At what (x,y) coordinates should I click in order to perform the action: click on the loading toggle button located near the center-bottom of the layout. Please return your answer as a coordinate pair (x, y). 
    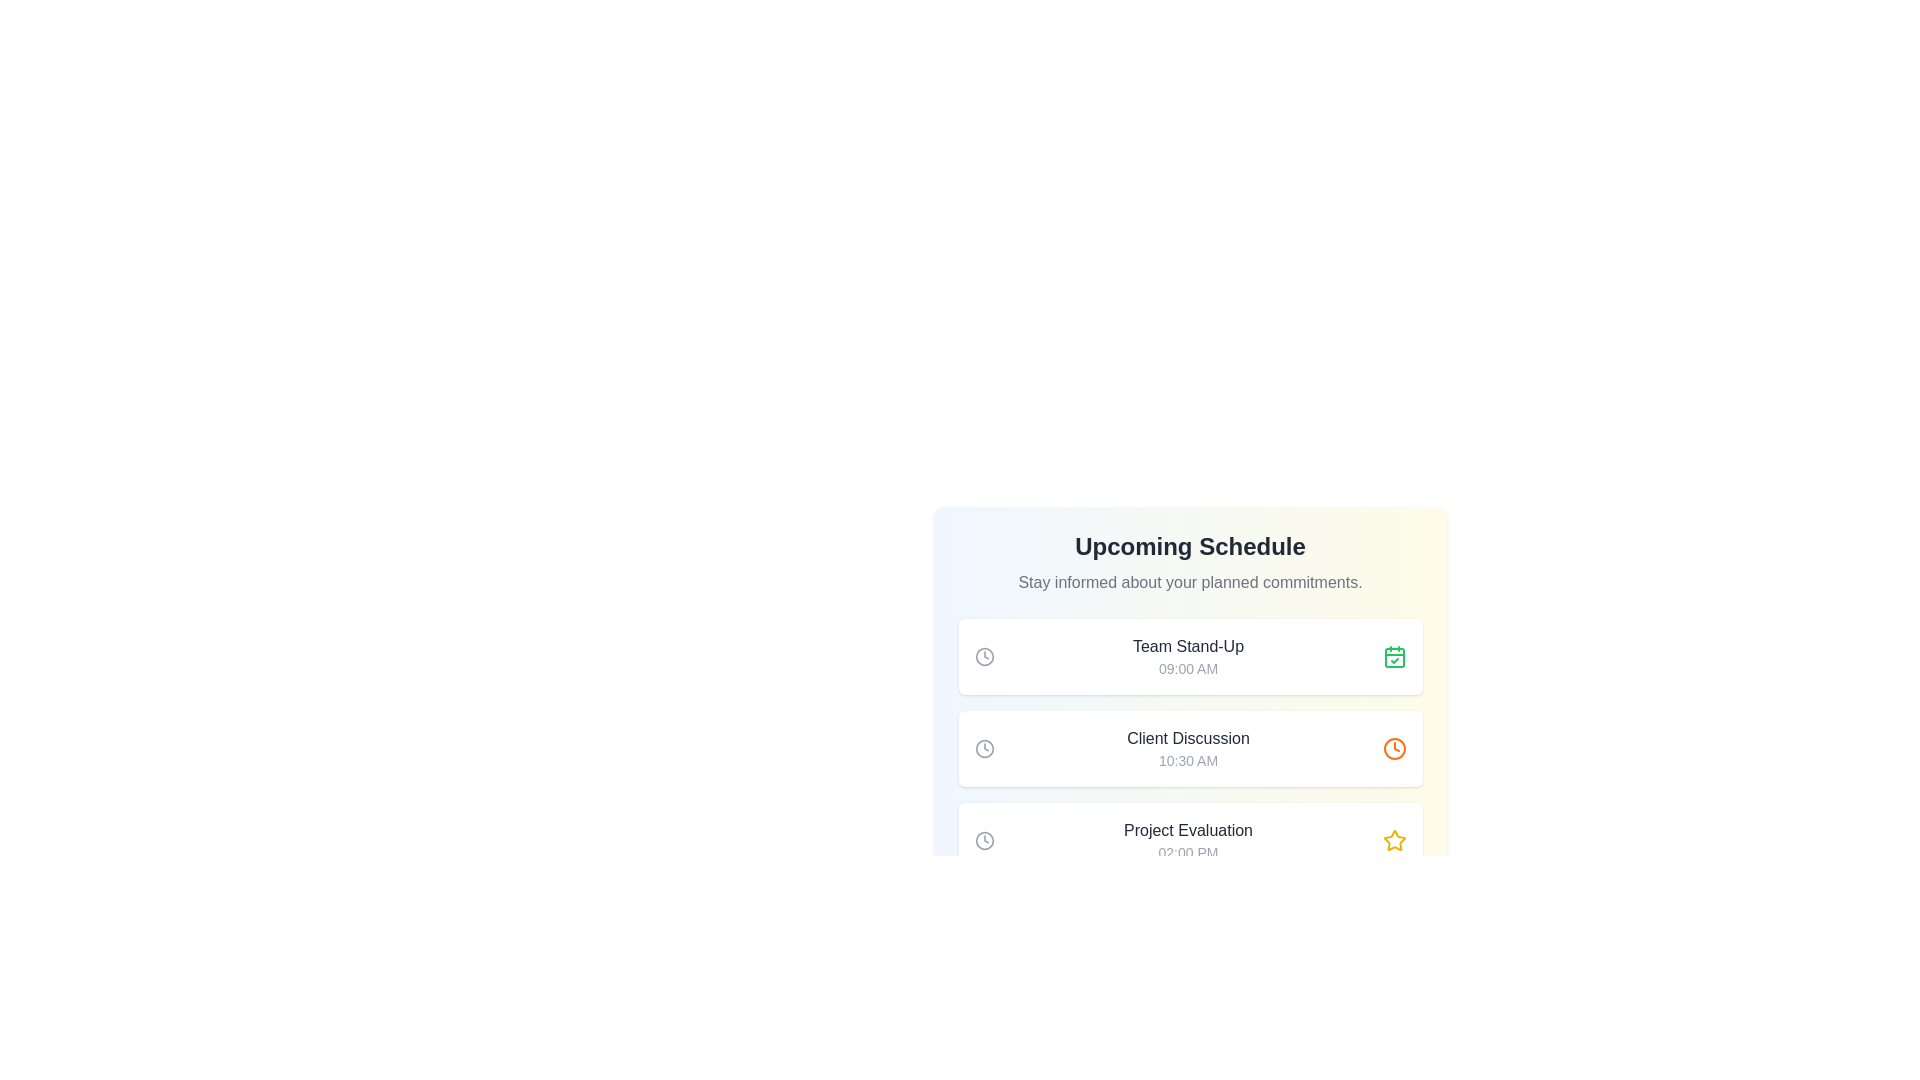
    Looking at the image, I should click on (1190, 922).